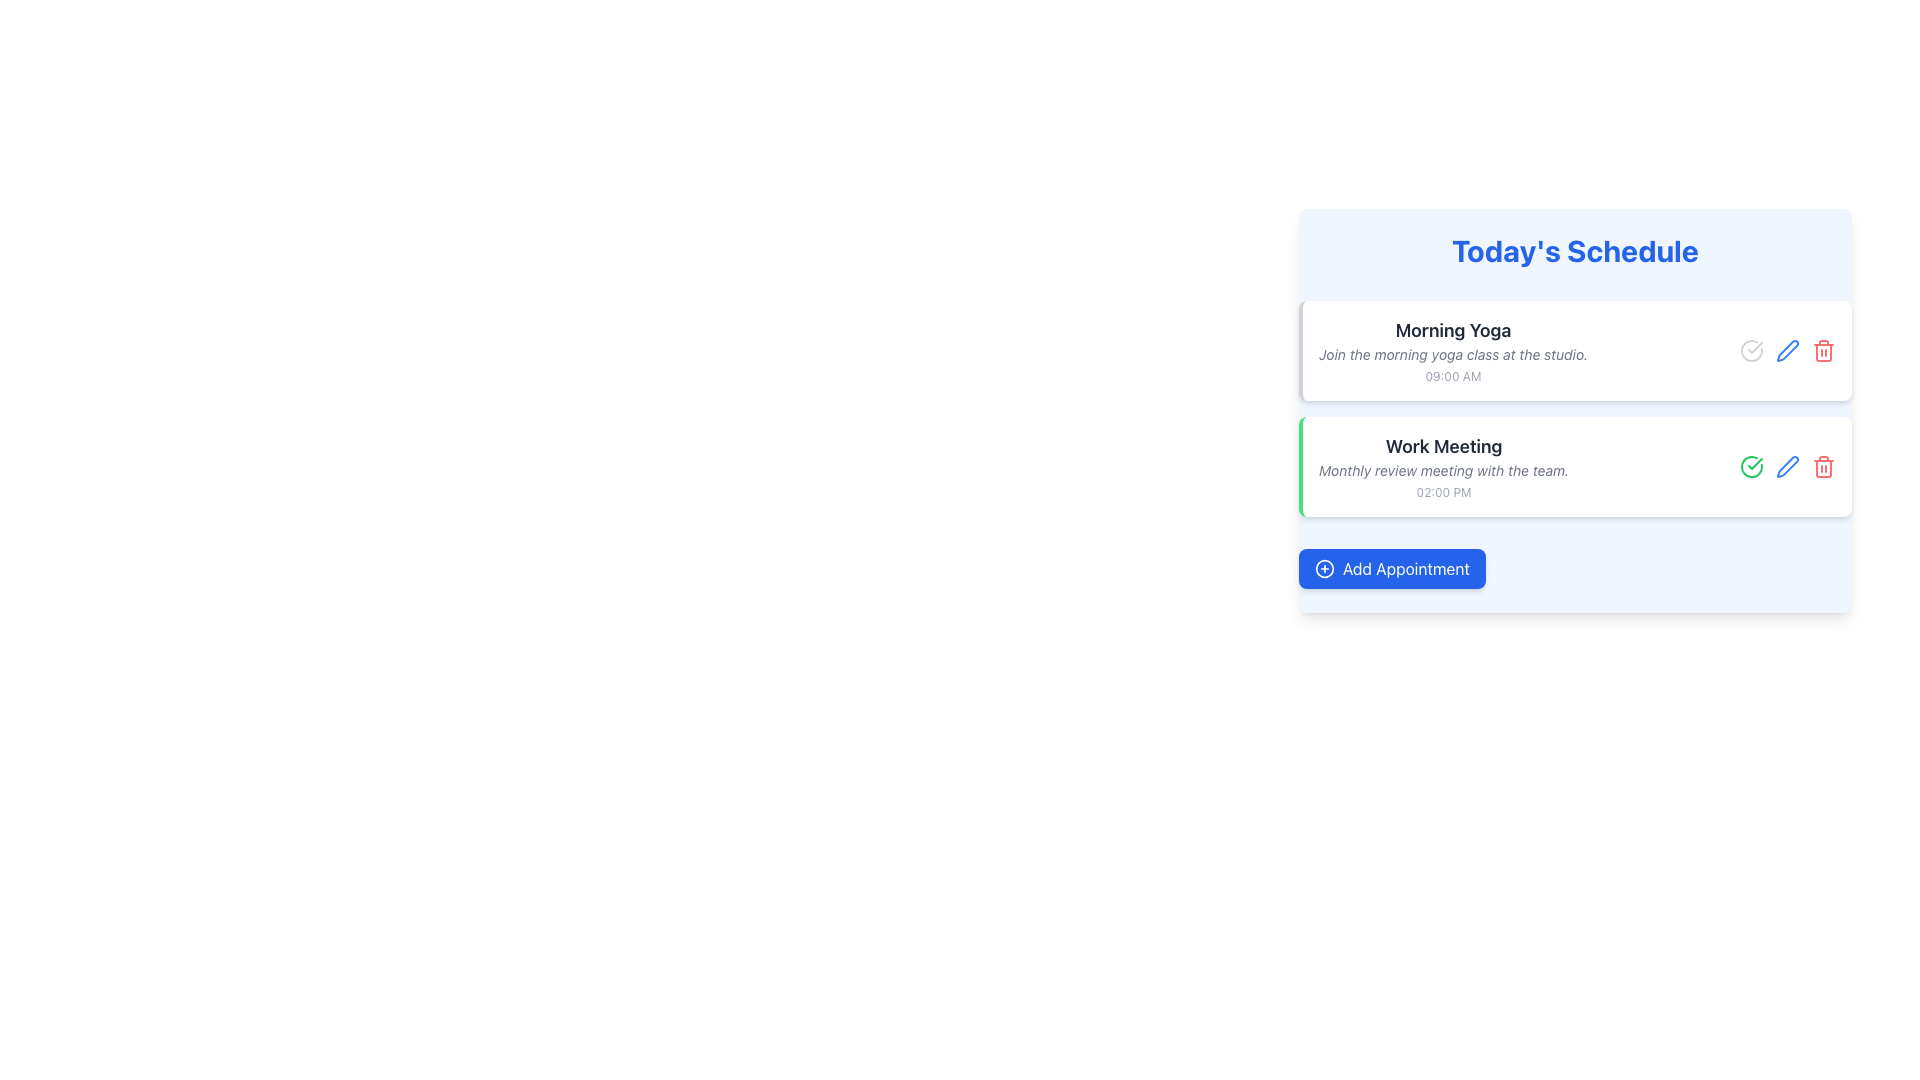 The image size is (1920, 1080). Describe the element at coordinates (1788, 466) in the screenshot. I see `the pen icon button, which is the third icon in a horizontal row aligned to the far right of the 'Work Meeting' entry in the 'Today's Schedule' section` at that location.